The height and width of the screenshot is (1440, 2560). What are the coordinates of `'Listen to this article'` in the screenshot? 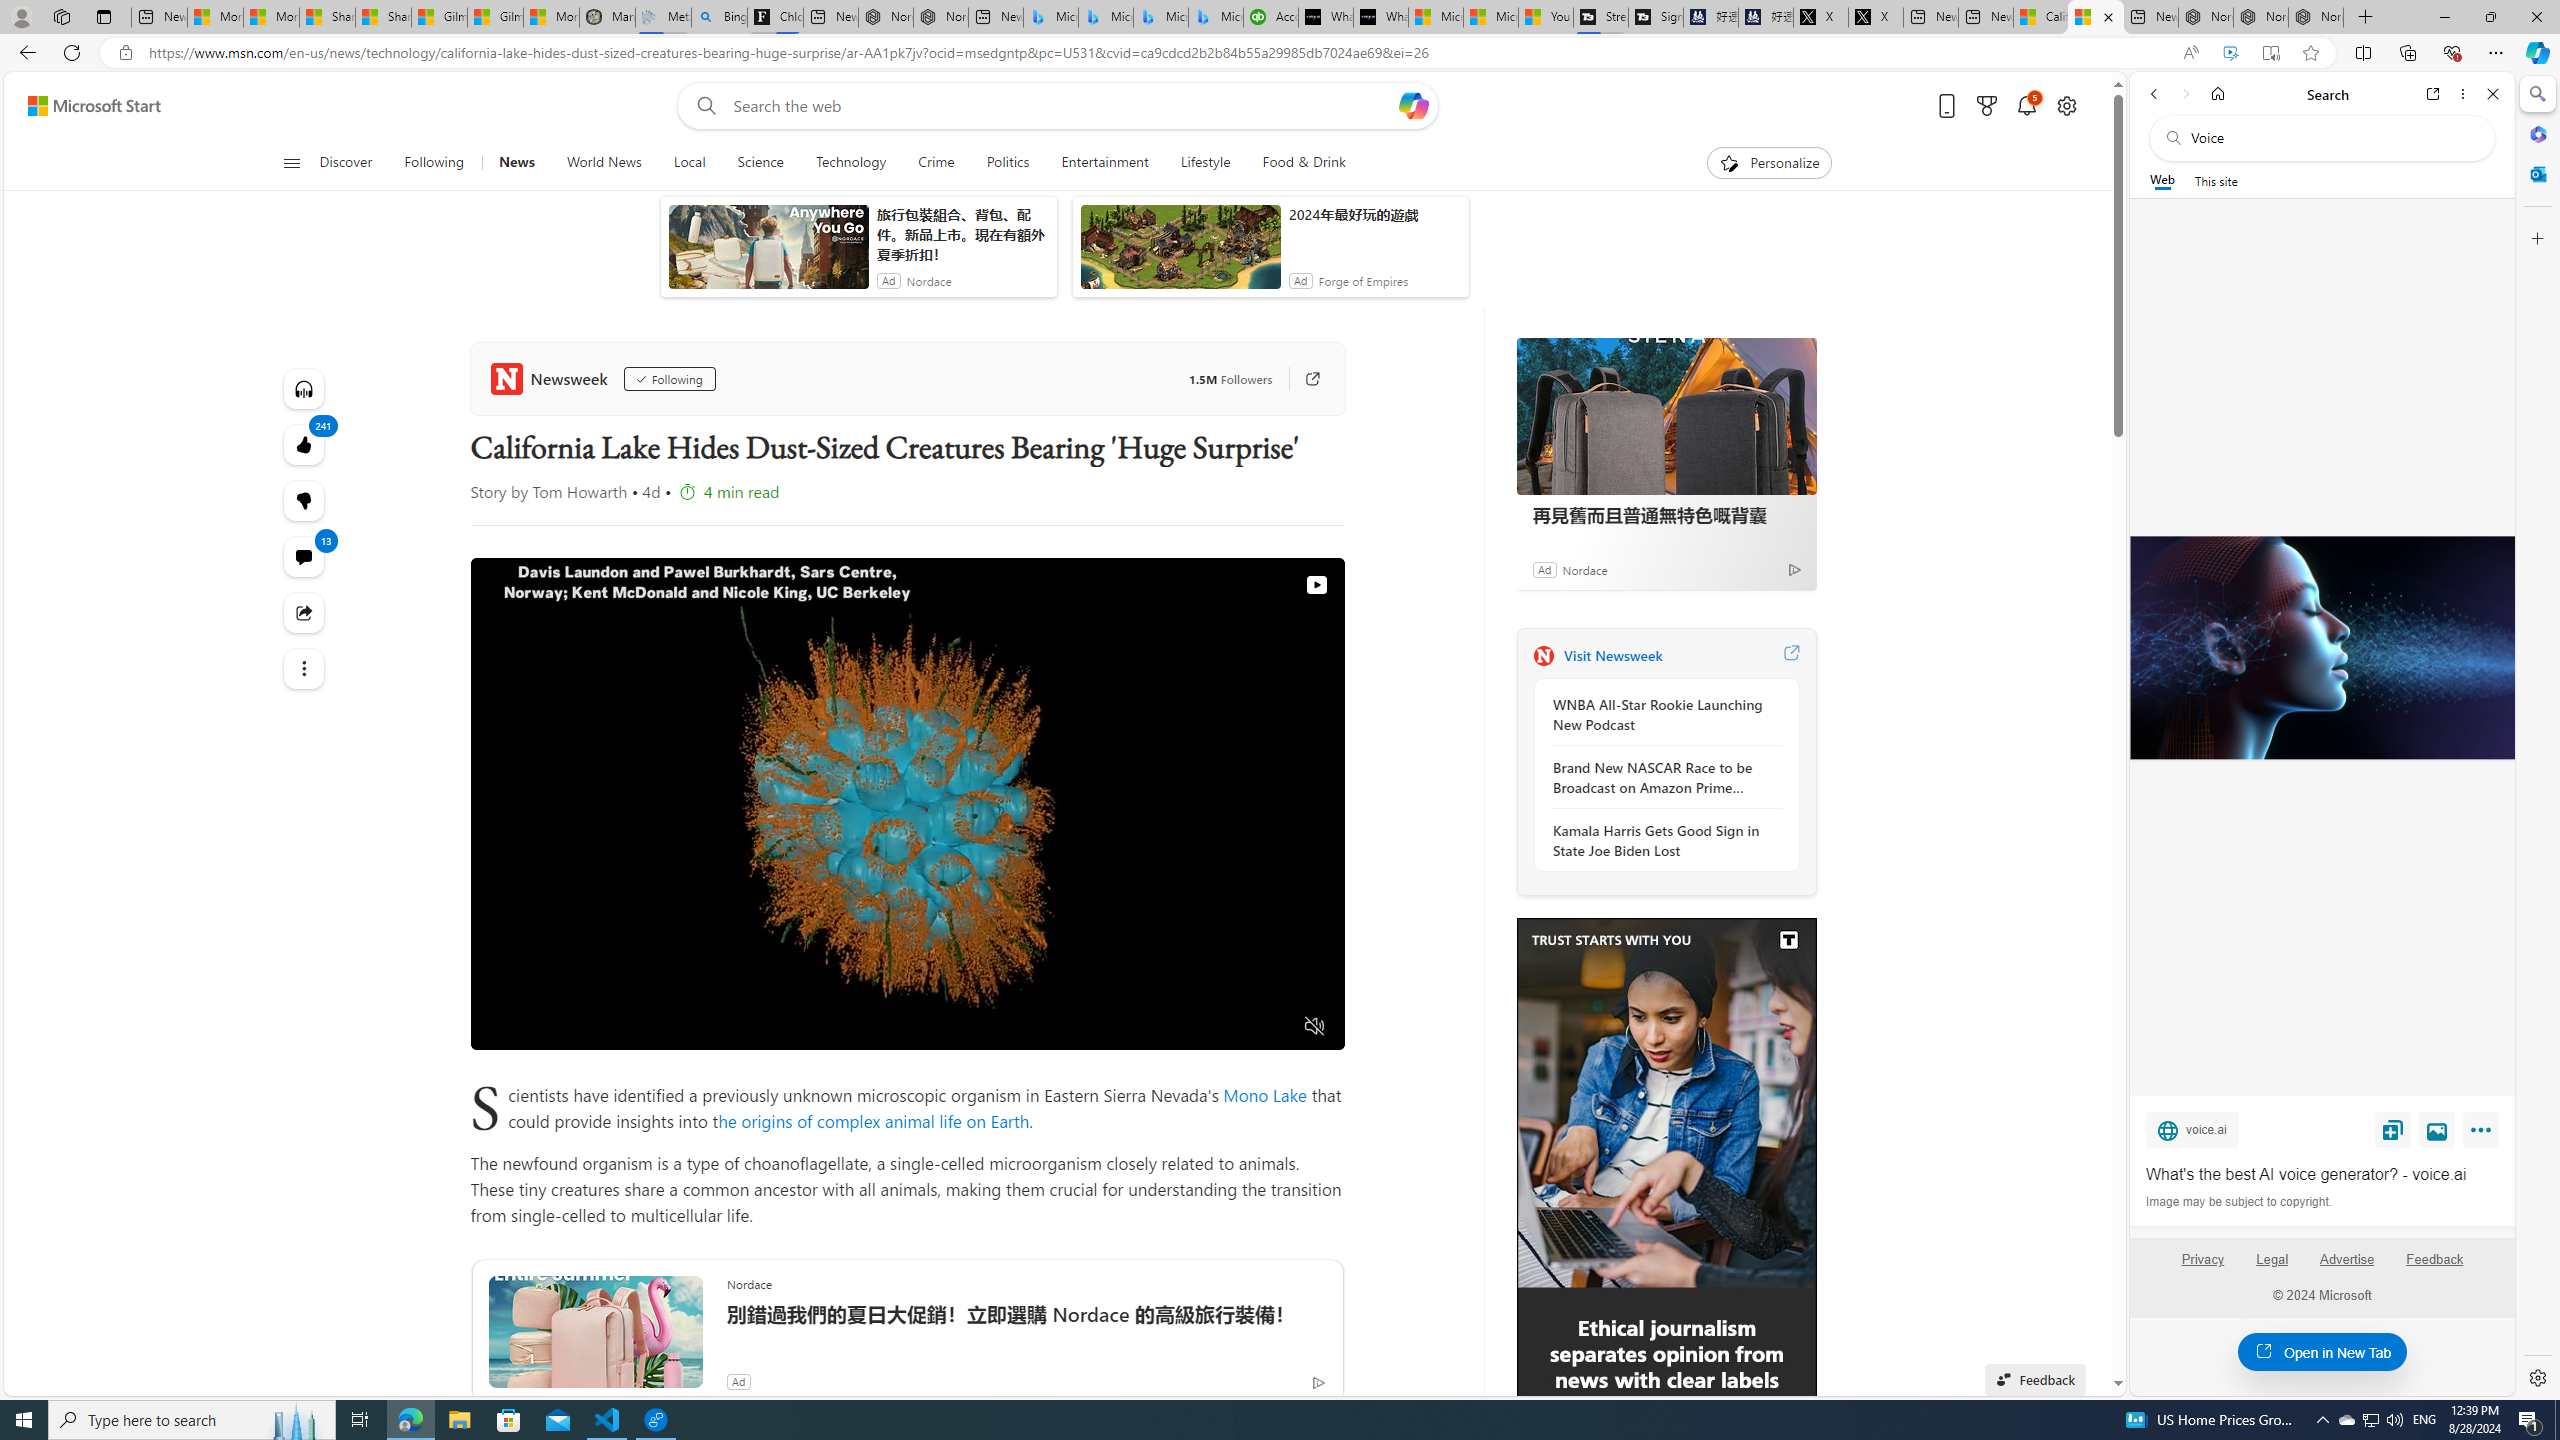 It's located at (303, 387).